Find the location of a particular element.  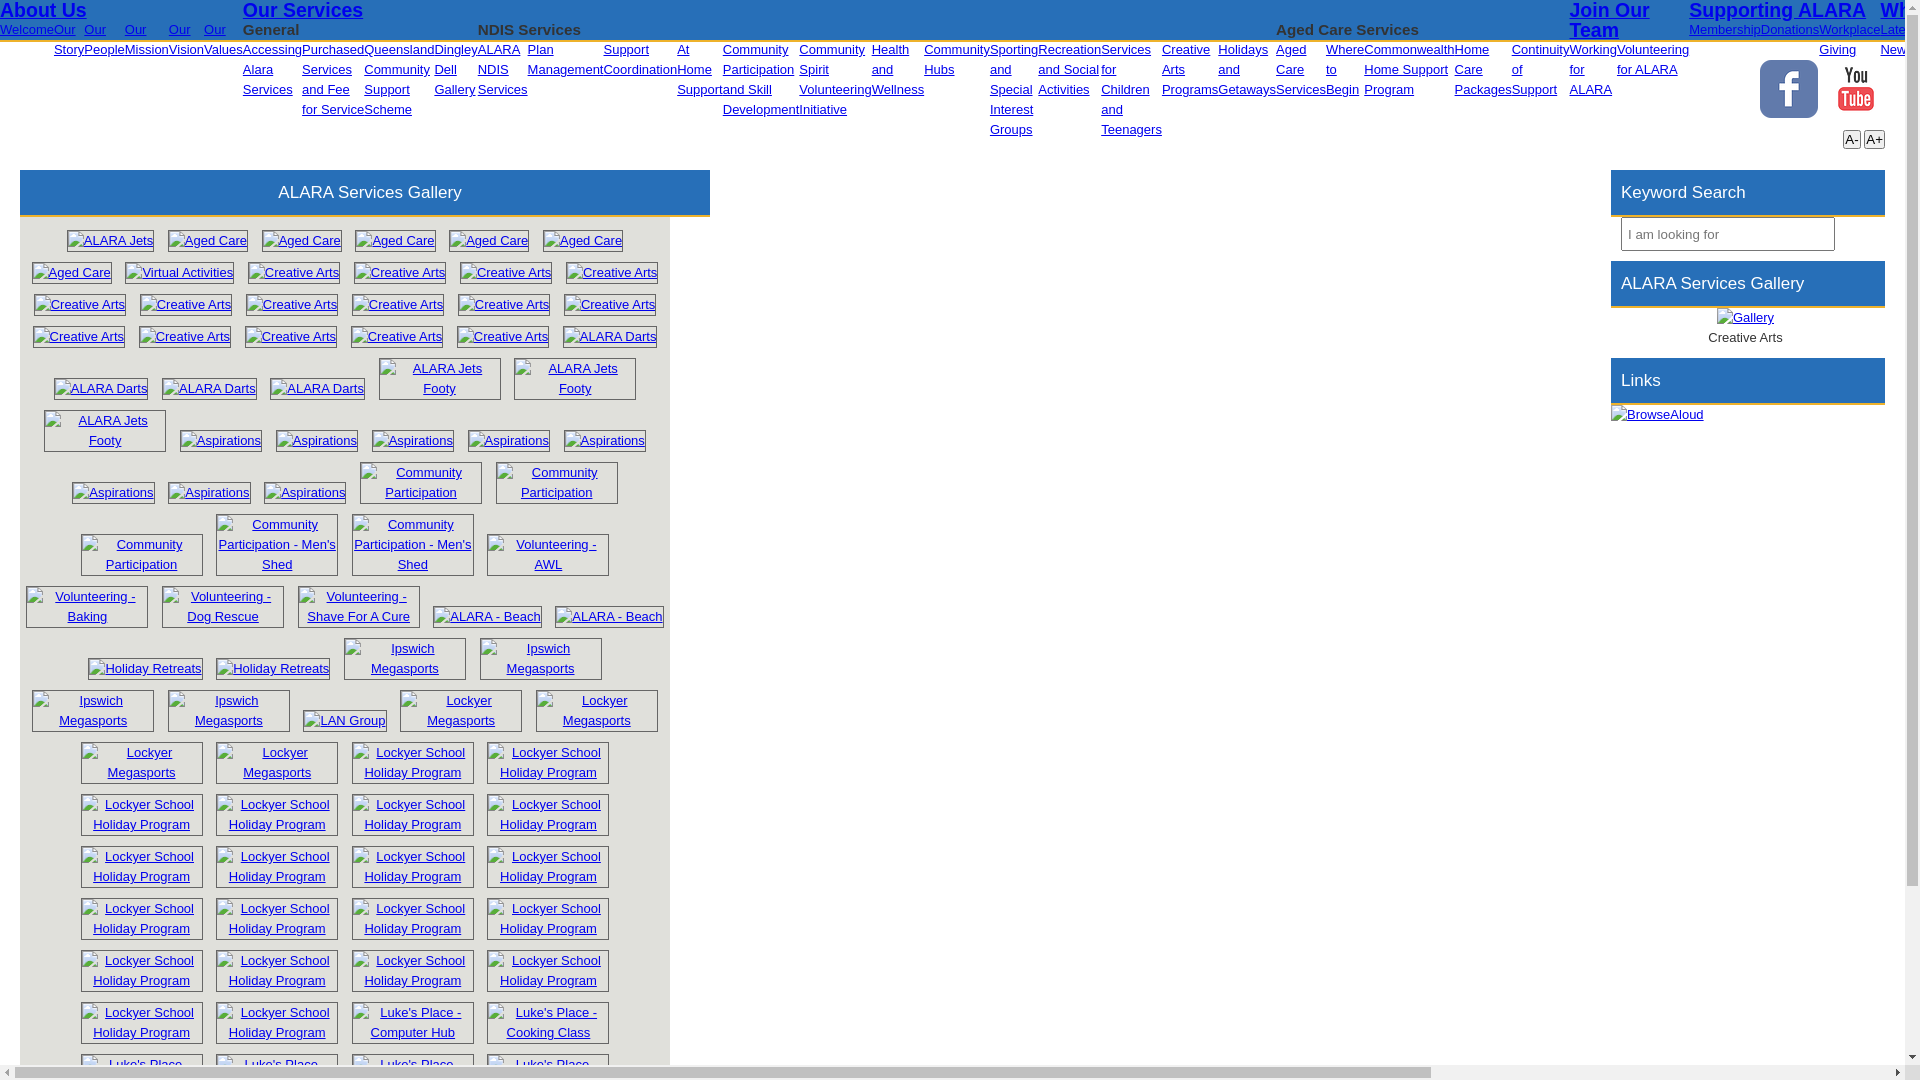

'Lockyer Megasports' is located at coordinates (459, 720).